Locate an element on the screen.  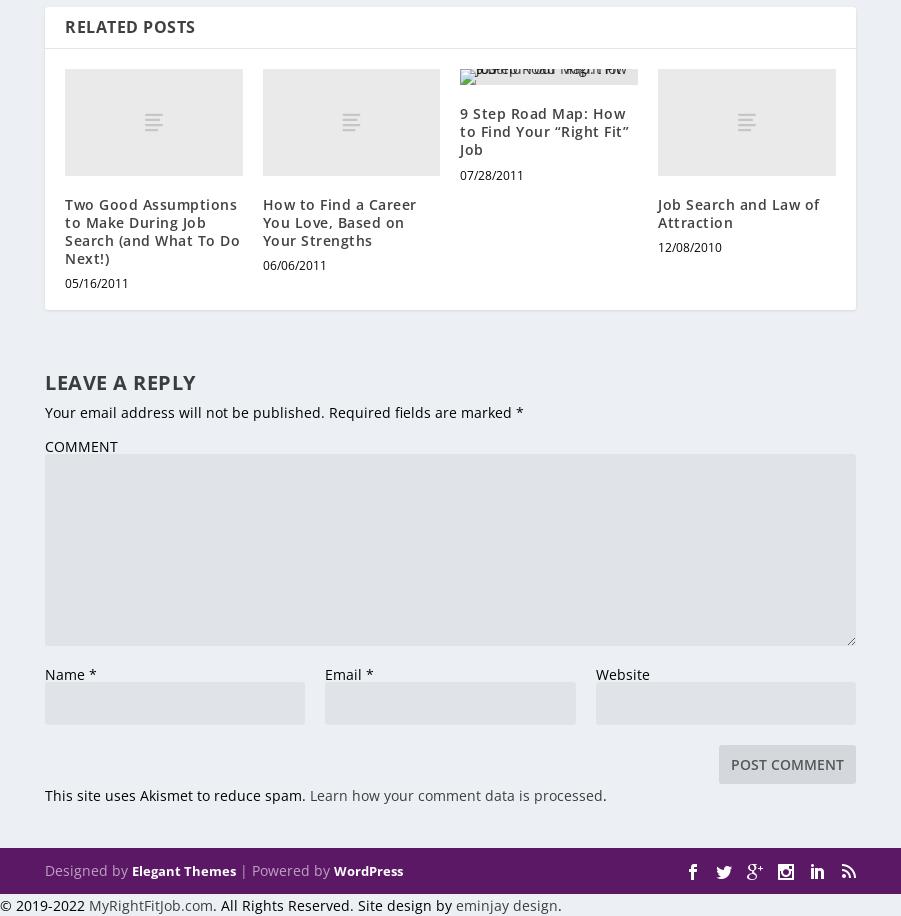
'9 Step Road Map: How to Find Your “Right Fit” Job' is located at coordinates (543, 131).